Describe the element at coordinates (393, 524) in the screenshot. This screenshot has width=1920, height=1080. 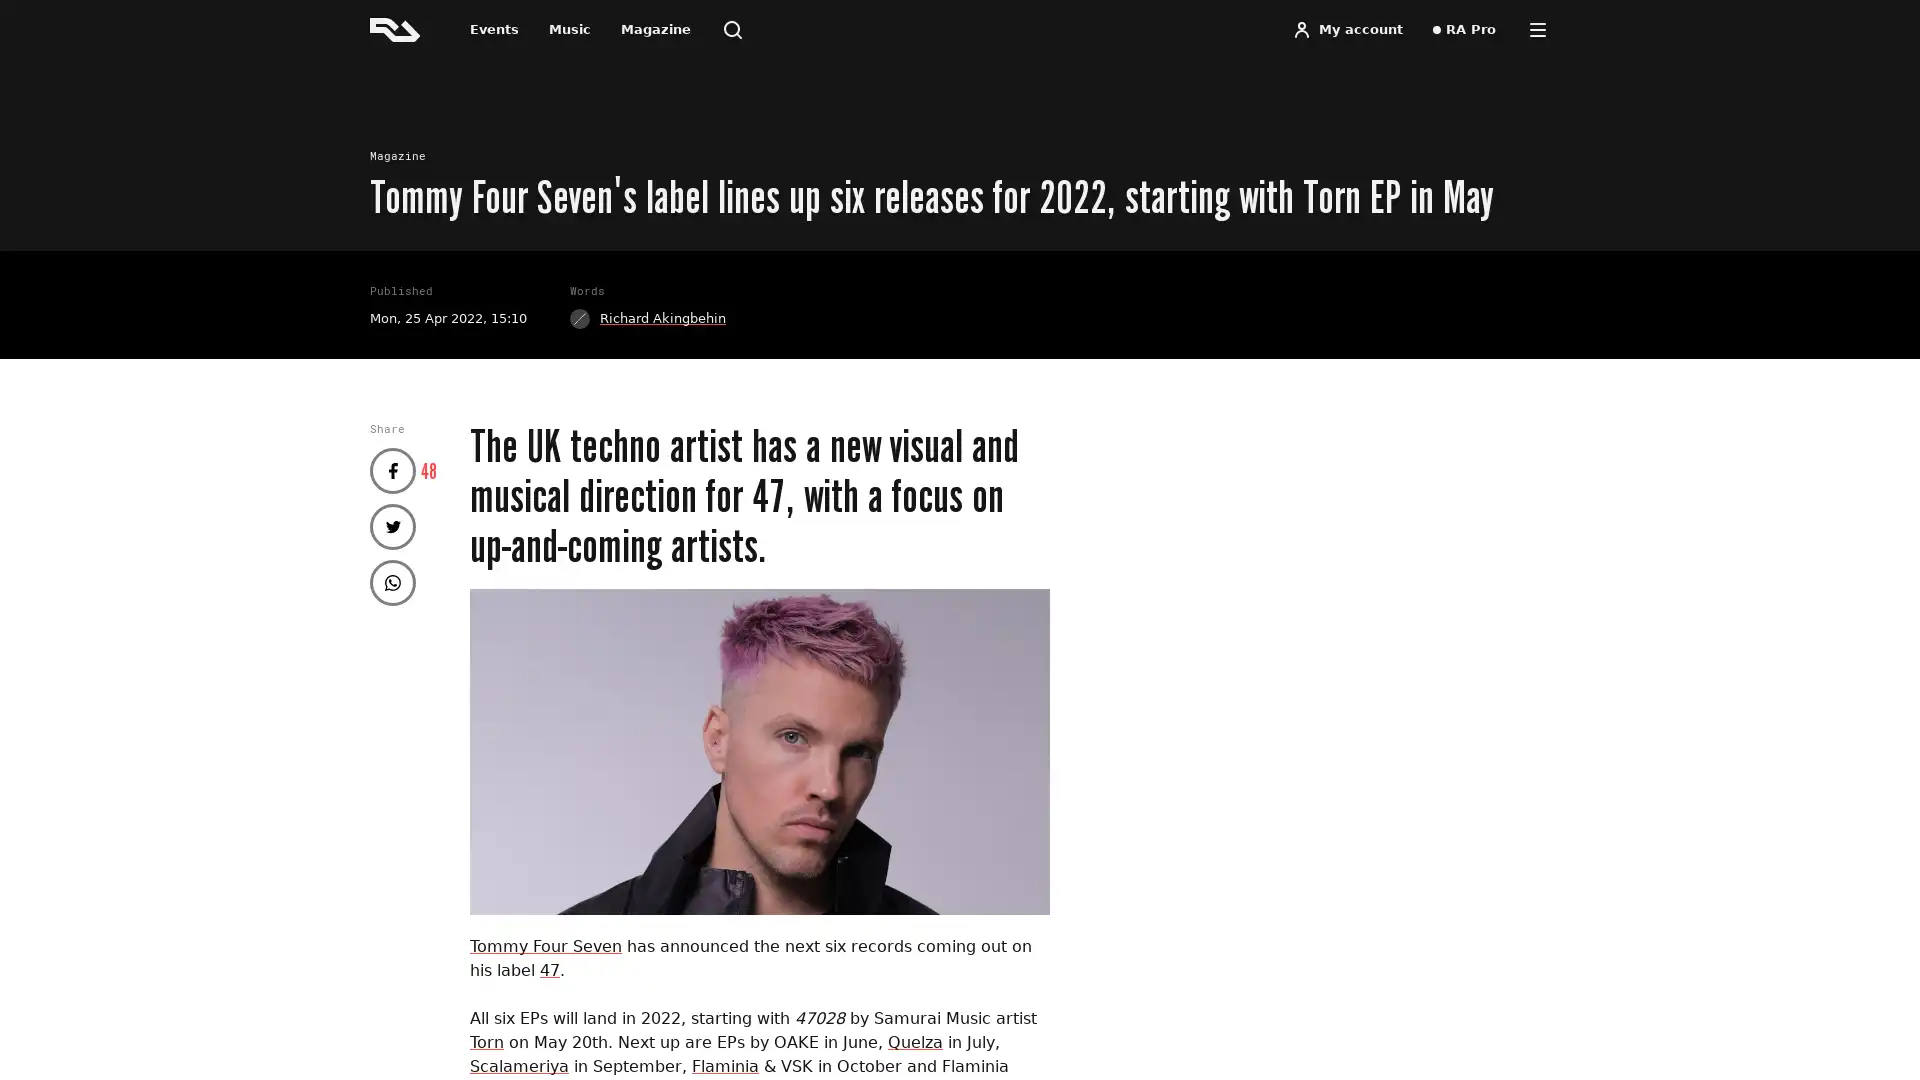
I see `twitter` at that location.